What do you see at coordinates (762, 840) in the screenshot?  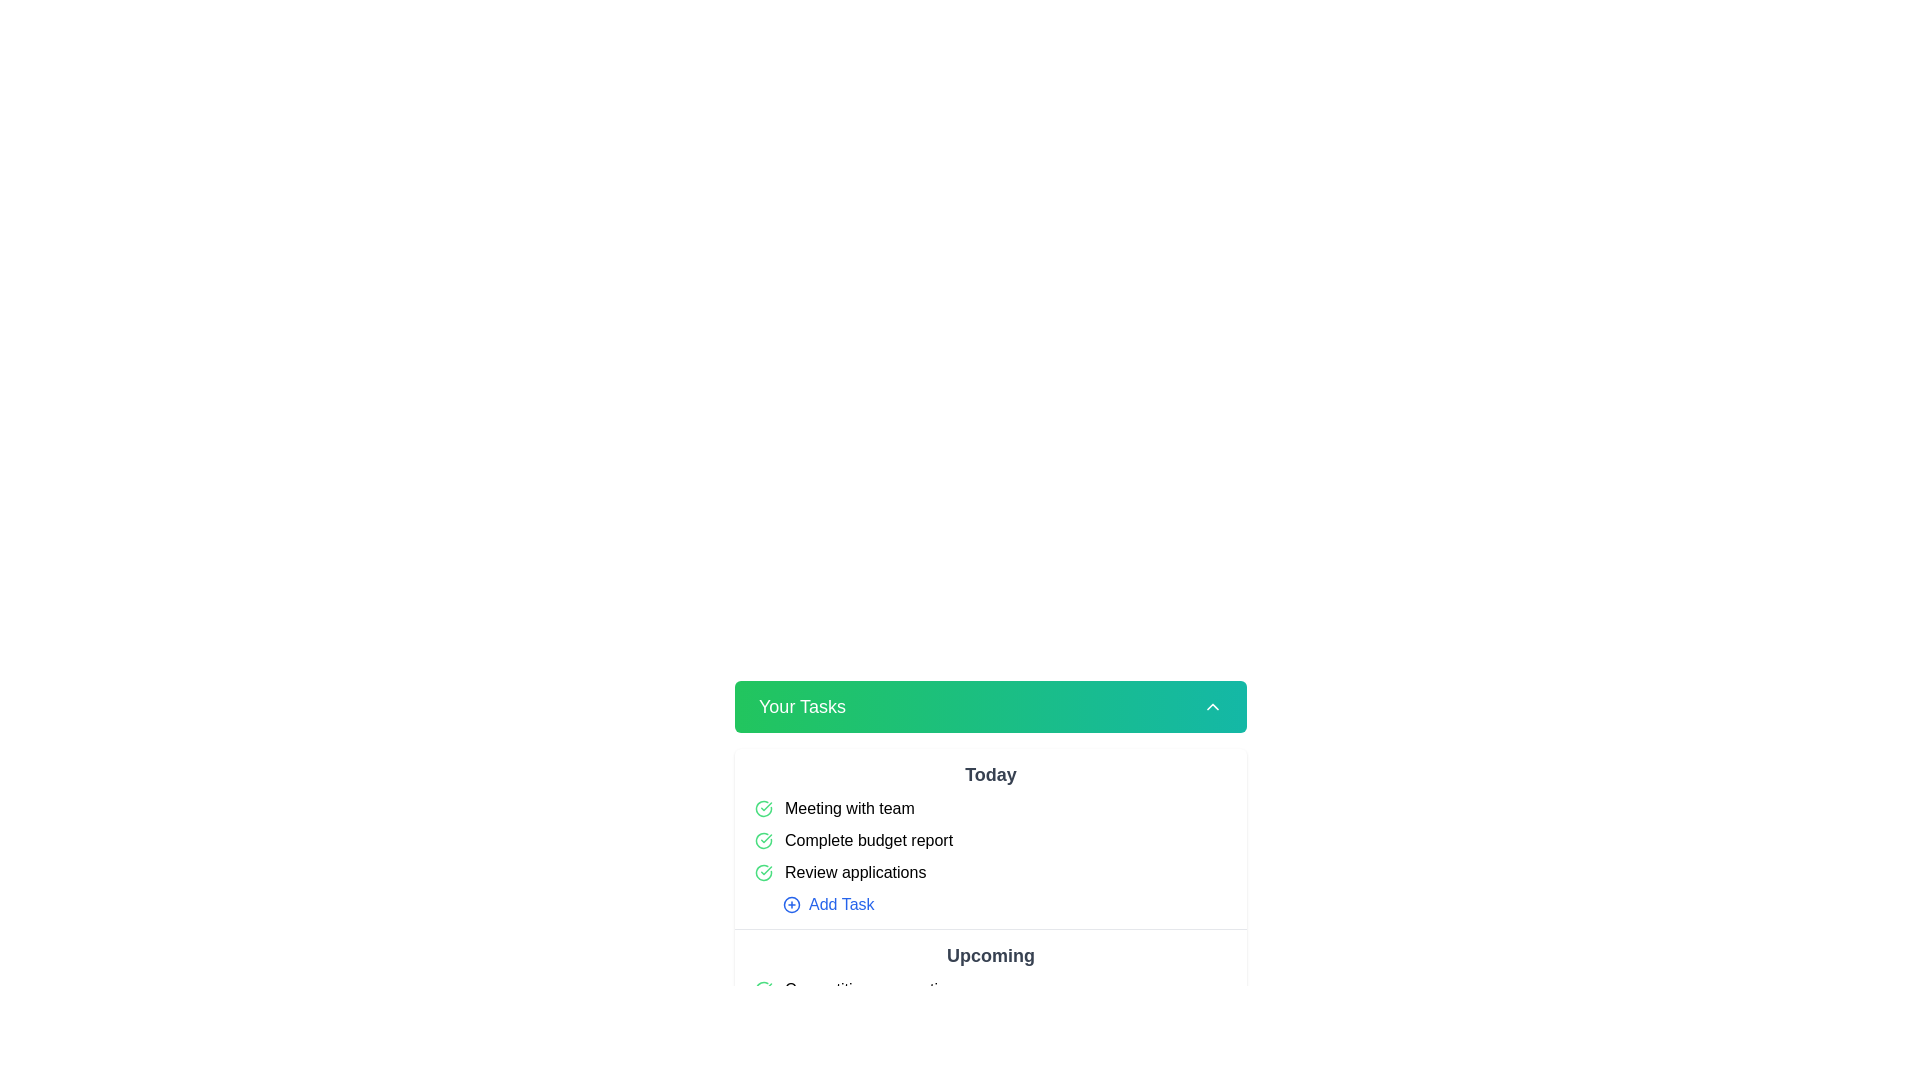 I see `the Checkmark icon indicating the completion status of the 'Complete budget report' task in the 'Today' section of the task list` at bounding box center [762, 840].